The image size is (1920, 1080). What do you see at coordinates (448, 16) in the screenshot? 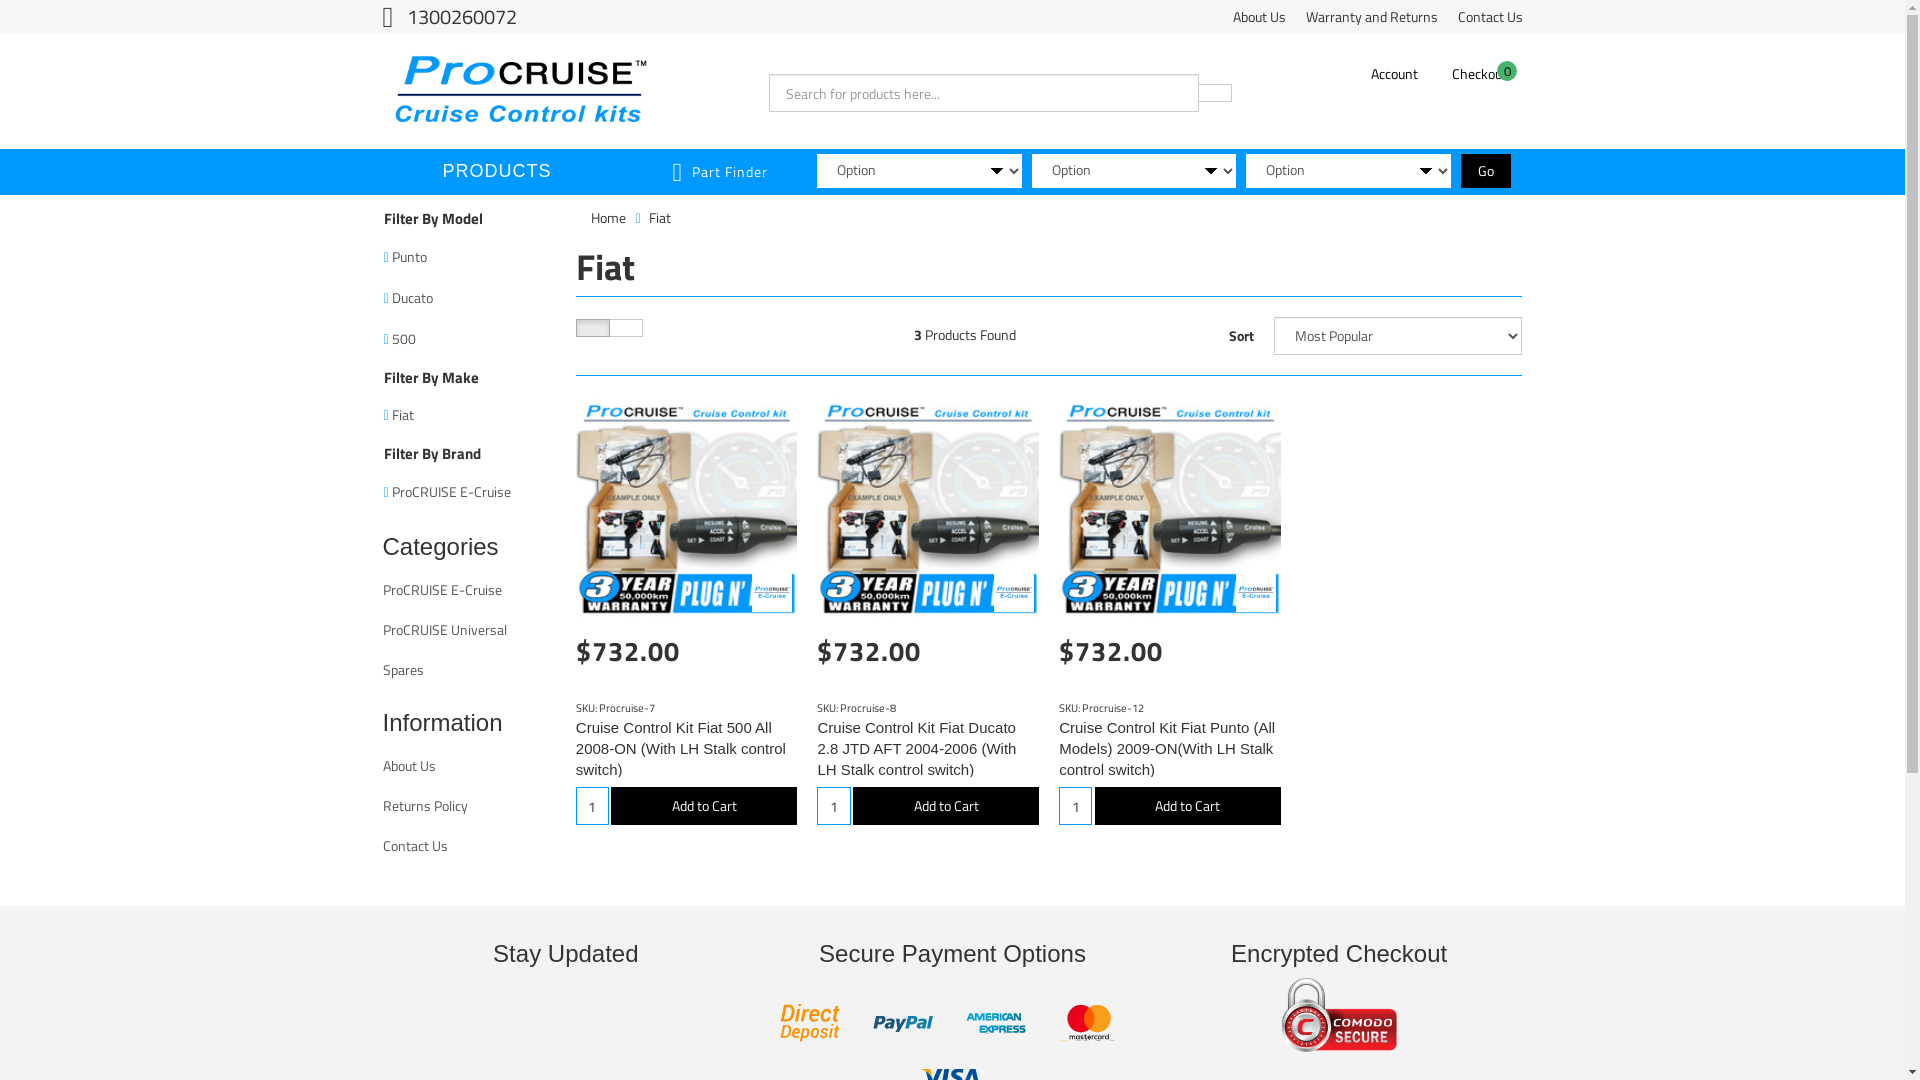
I see `'1300260072'` at bounding box center [448, 16].